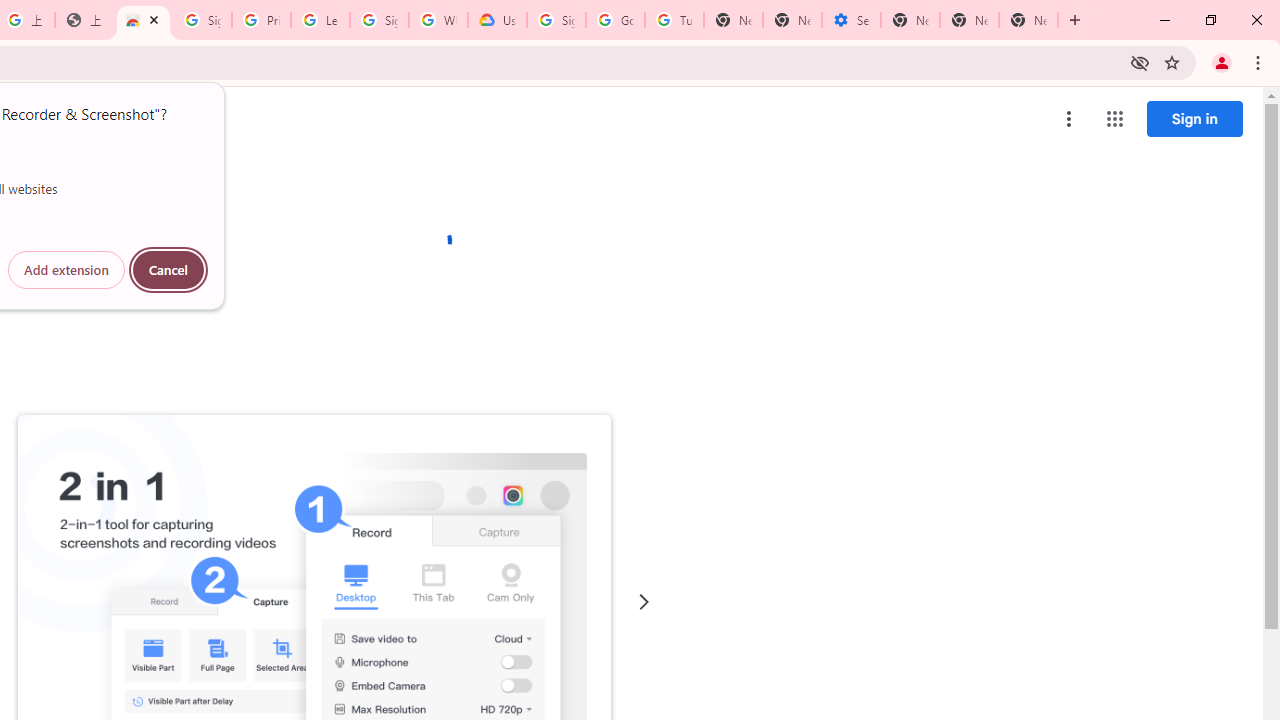  Describe the element at coordinates (851, 20) in the screenshot. I see `'Settings - Addresses and more'` at that location.